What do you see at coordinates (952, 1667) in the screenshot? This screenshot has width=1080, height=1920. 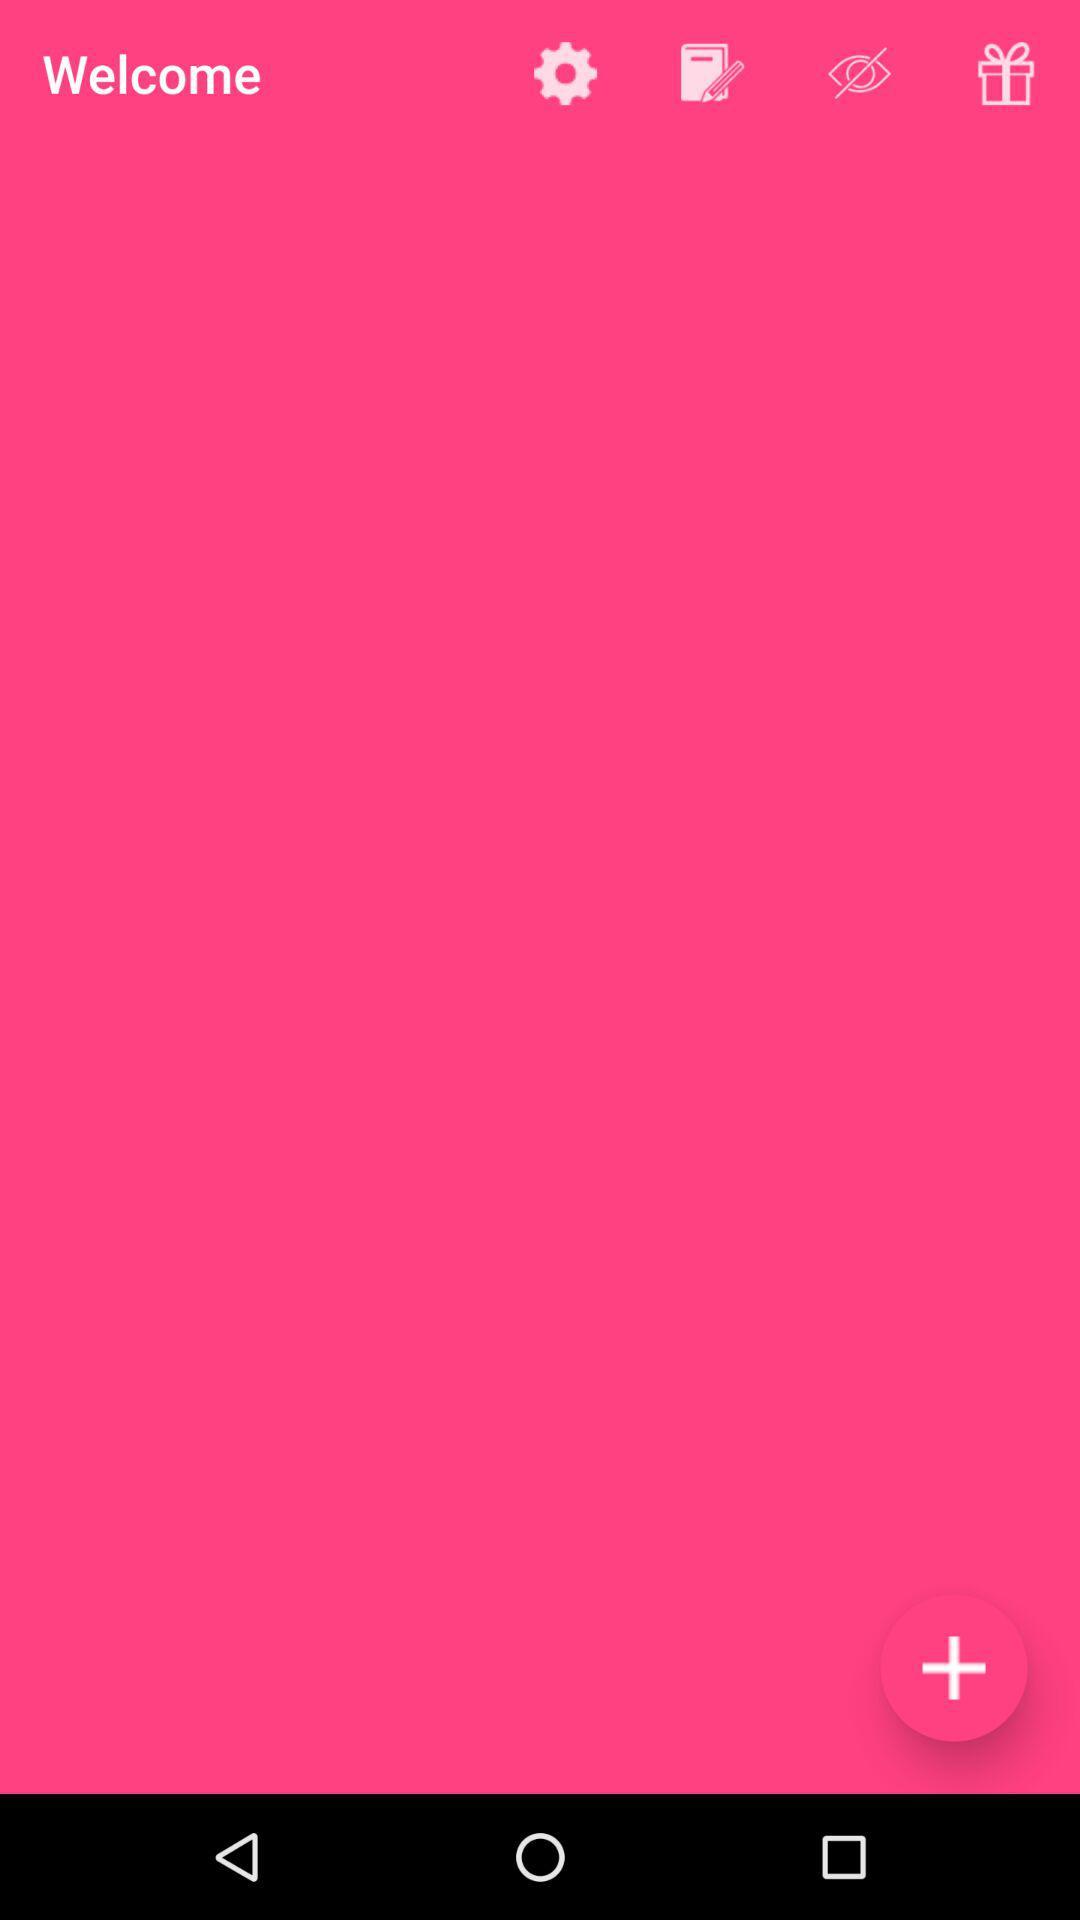 I see `a new item` at bounding box center [952, 1667].